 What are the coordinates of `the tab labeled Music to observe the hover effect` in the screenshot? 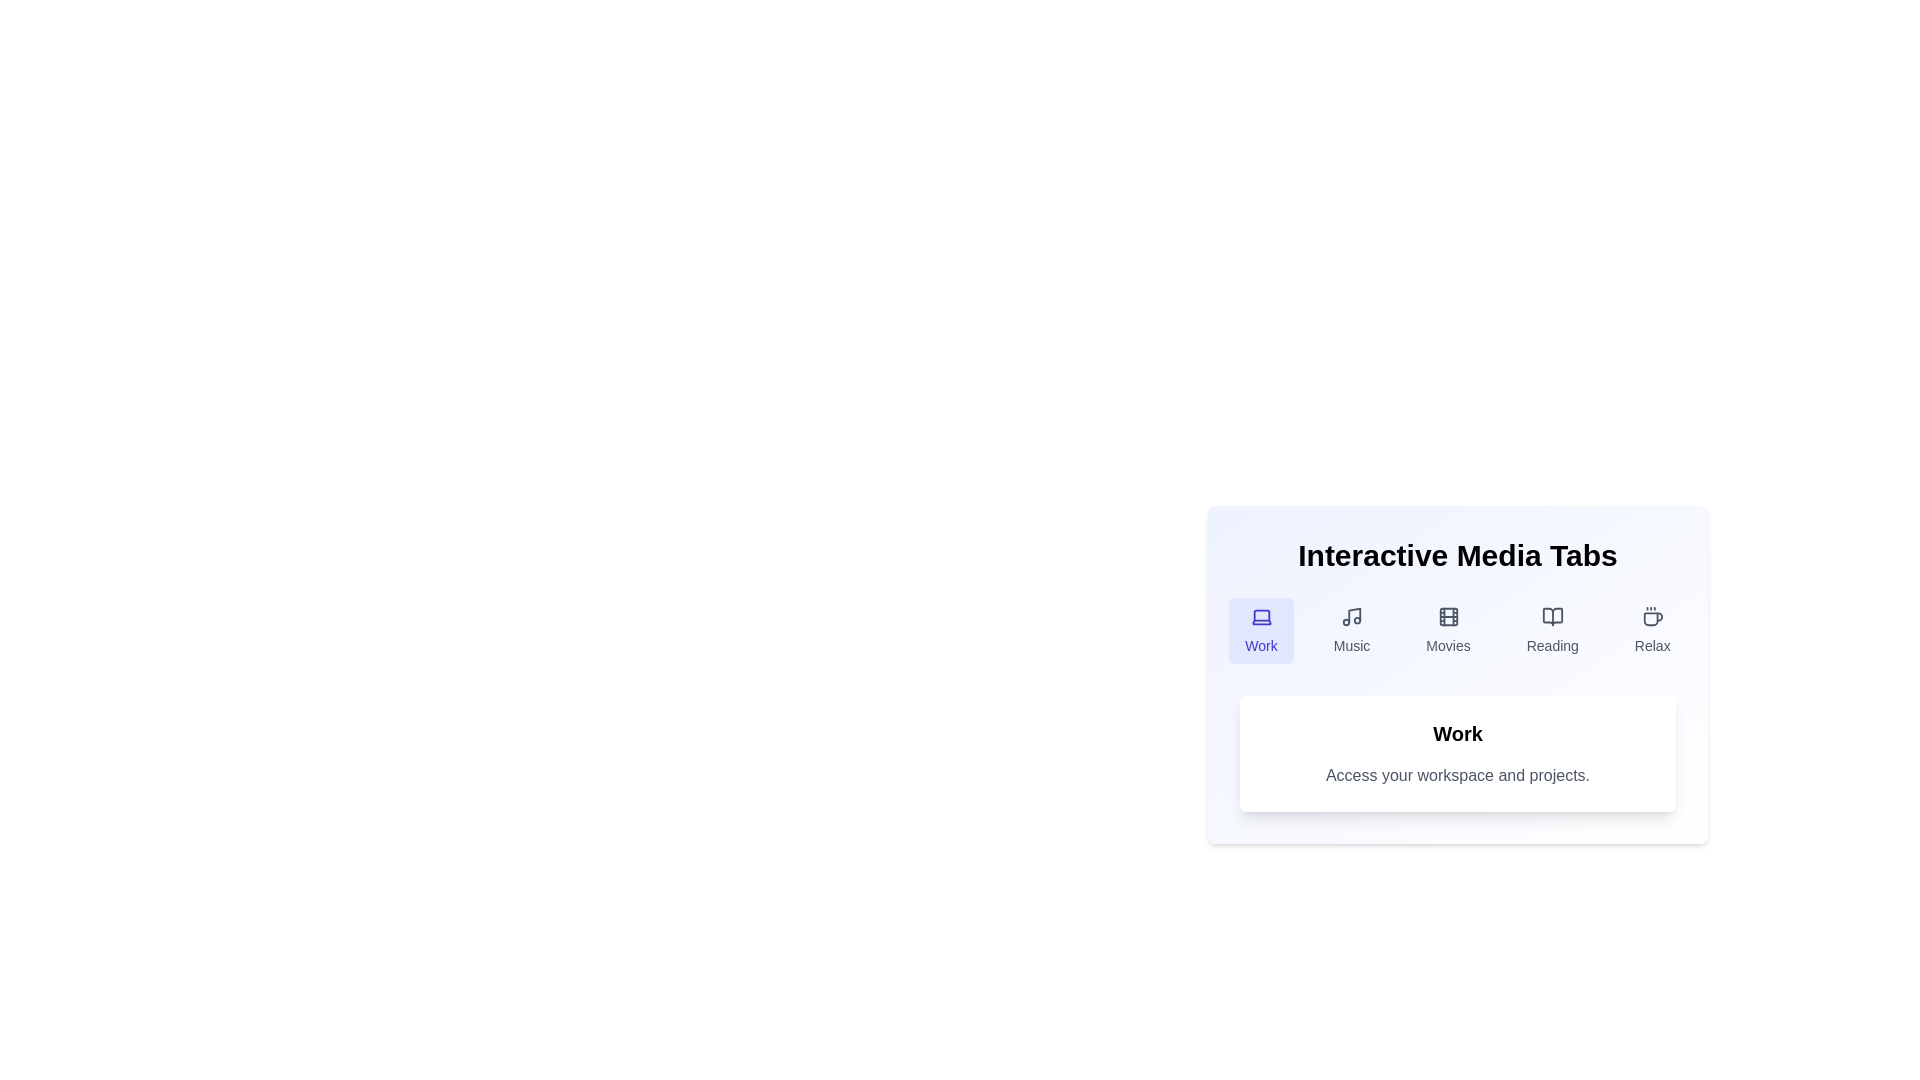 It's located at (1352, 631).